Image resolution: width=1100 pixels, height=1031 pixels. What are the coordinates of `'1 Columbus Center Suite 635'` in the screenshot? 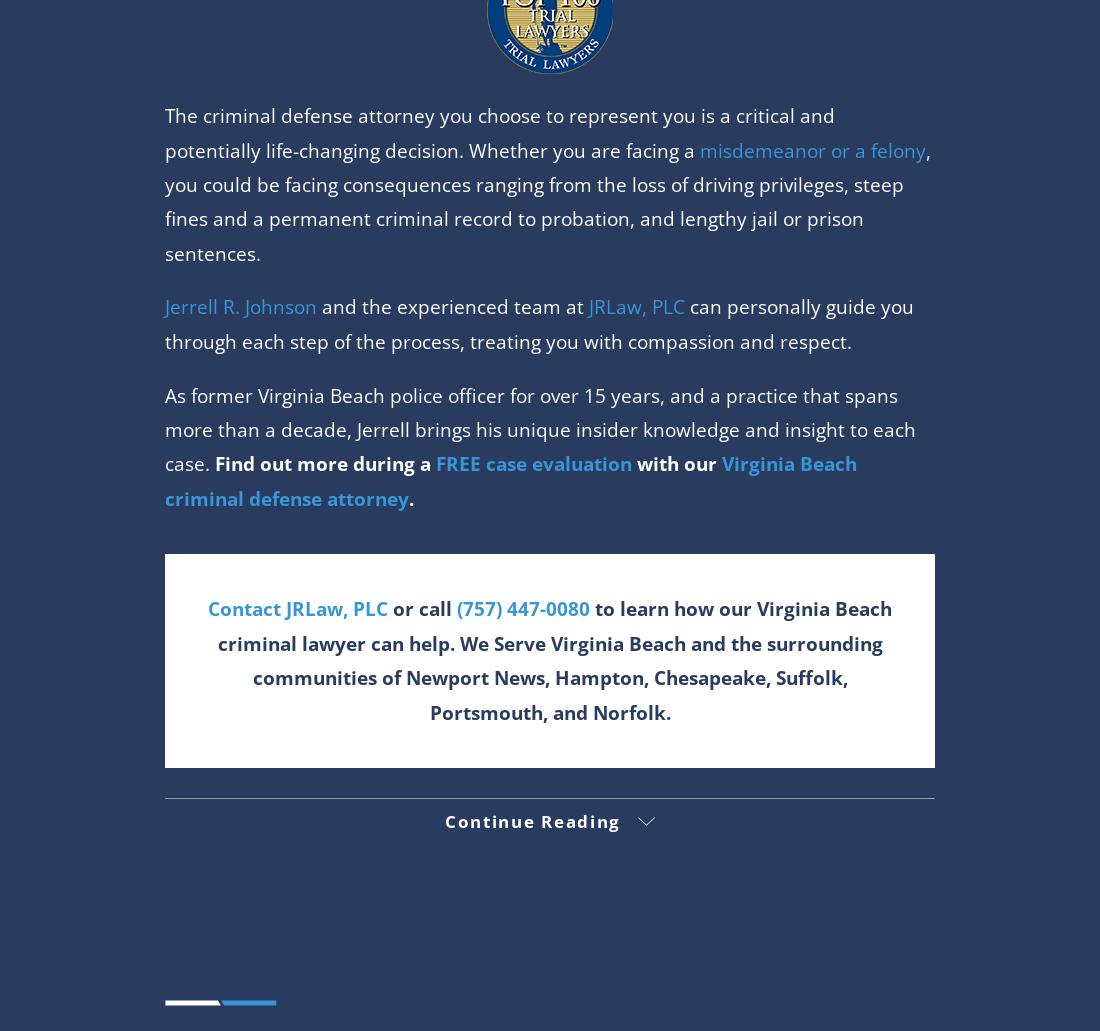 It's located at (550, 560).